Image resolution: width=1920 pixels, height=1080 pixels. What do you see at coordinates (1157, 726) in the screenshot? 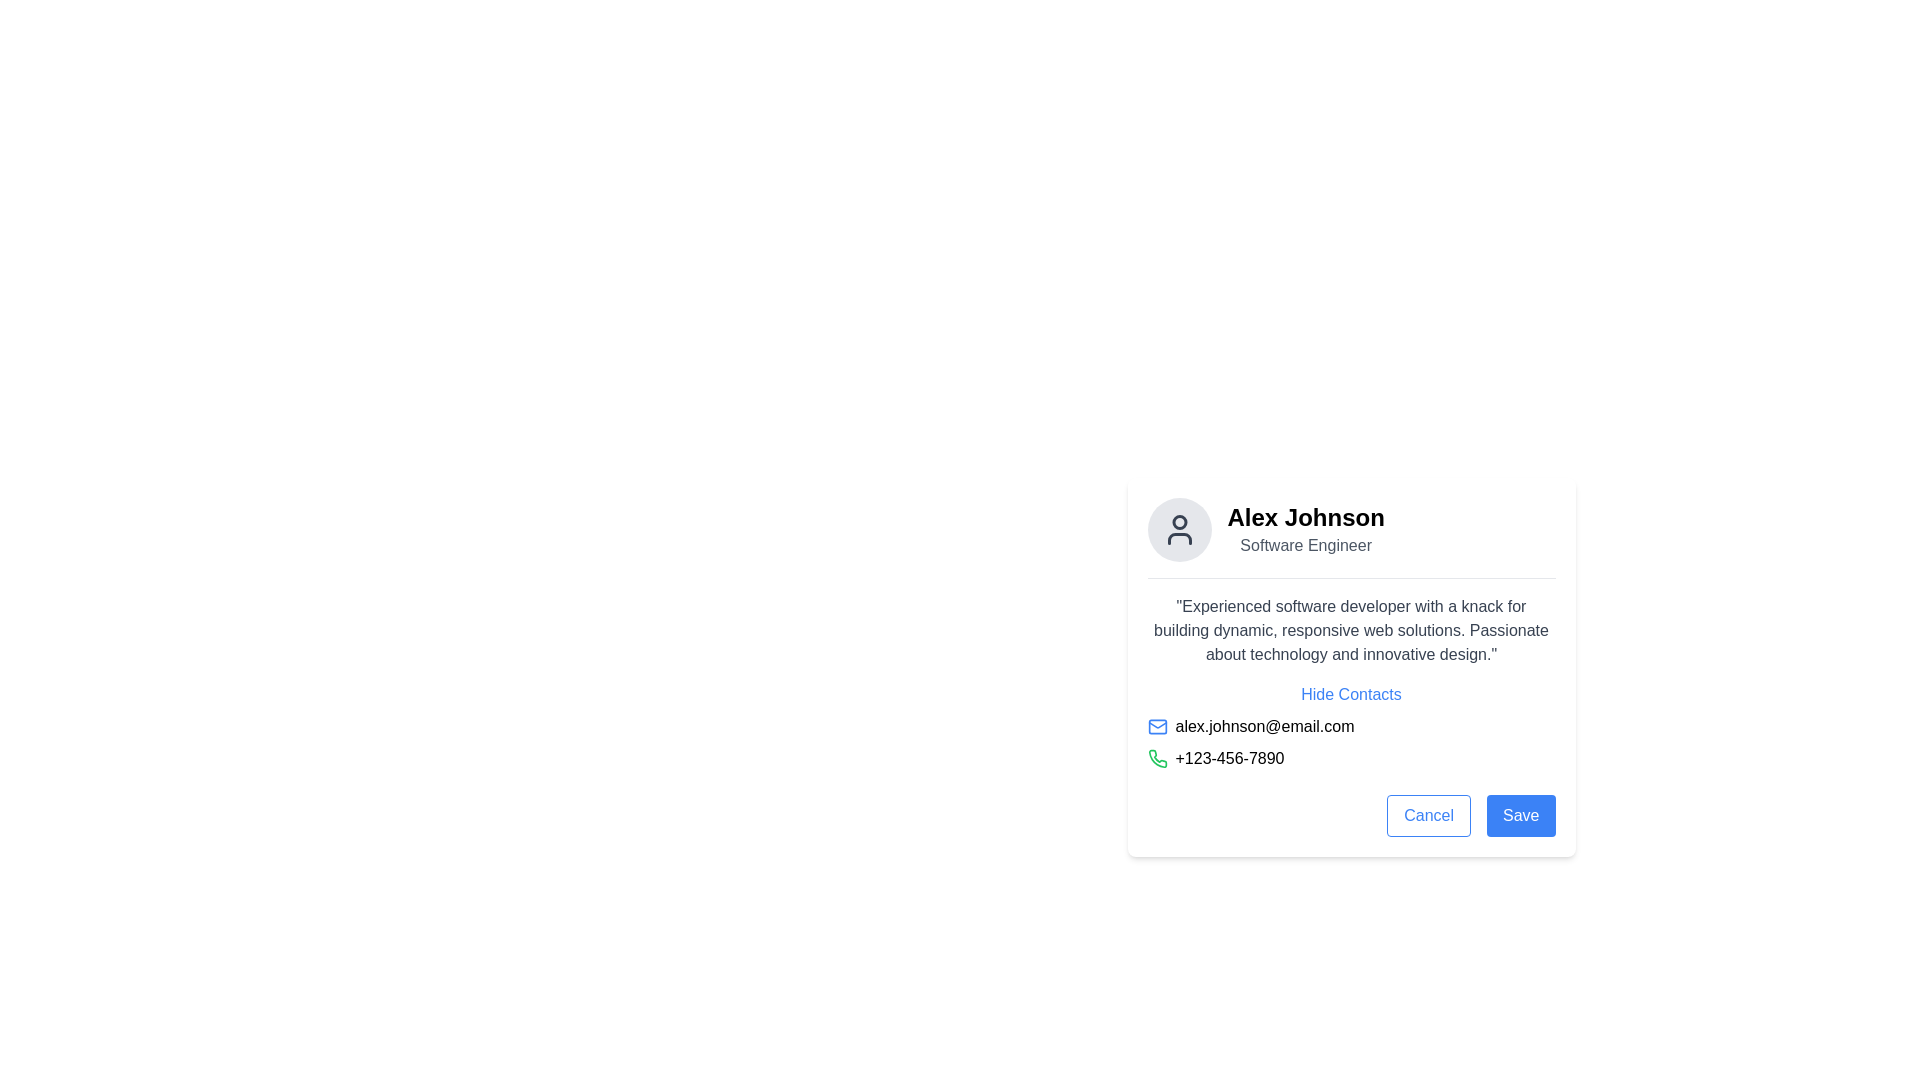
I see `the email indicator icon located to the left of the email address 'alex.johnson@email.com', which visually indicates the email nature of the text that follows` at bounding box center [1157, 726].